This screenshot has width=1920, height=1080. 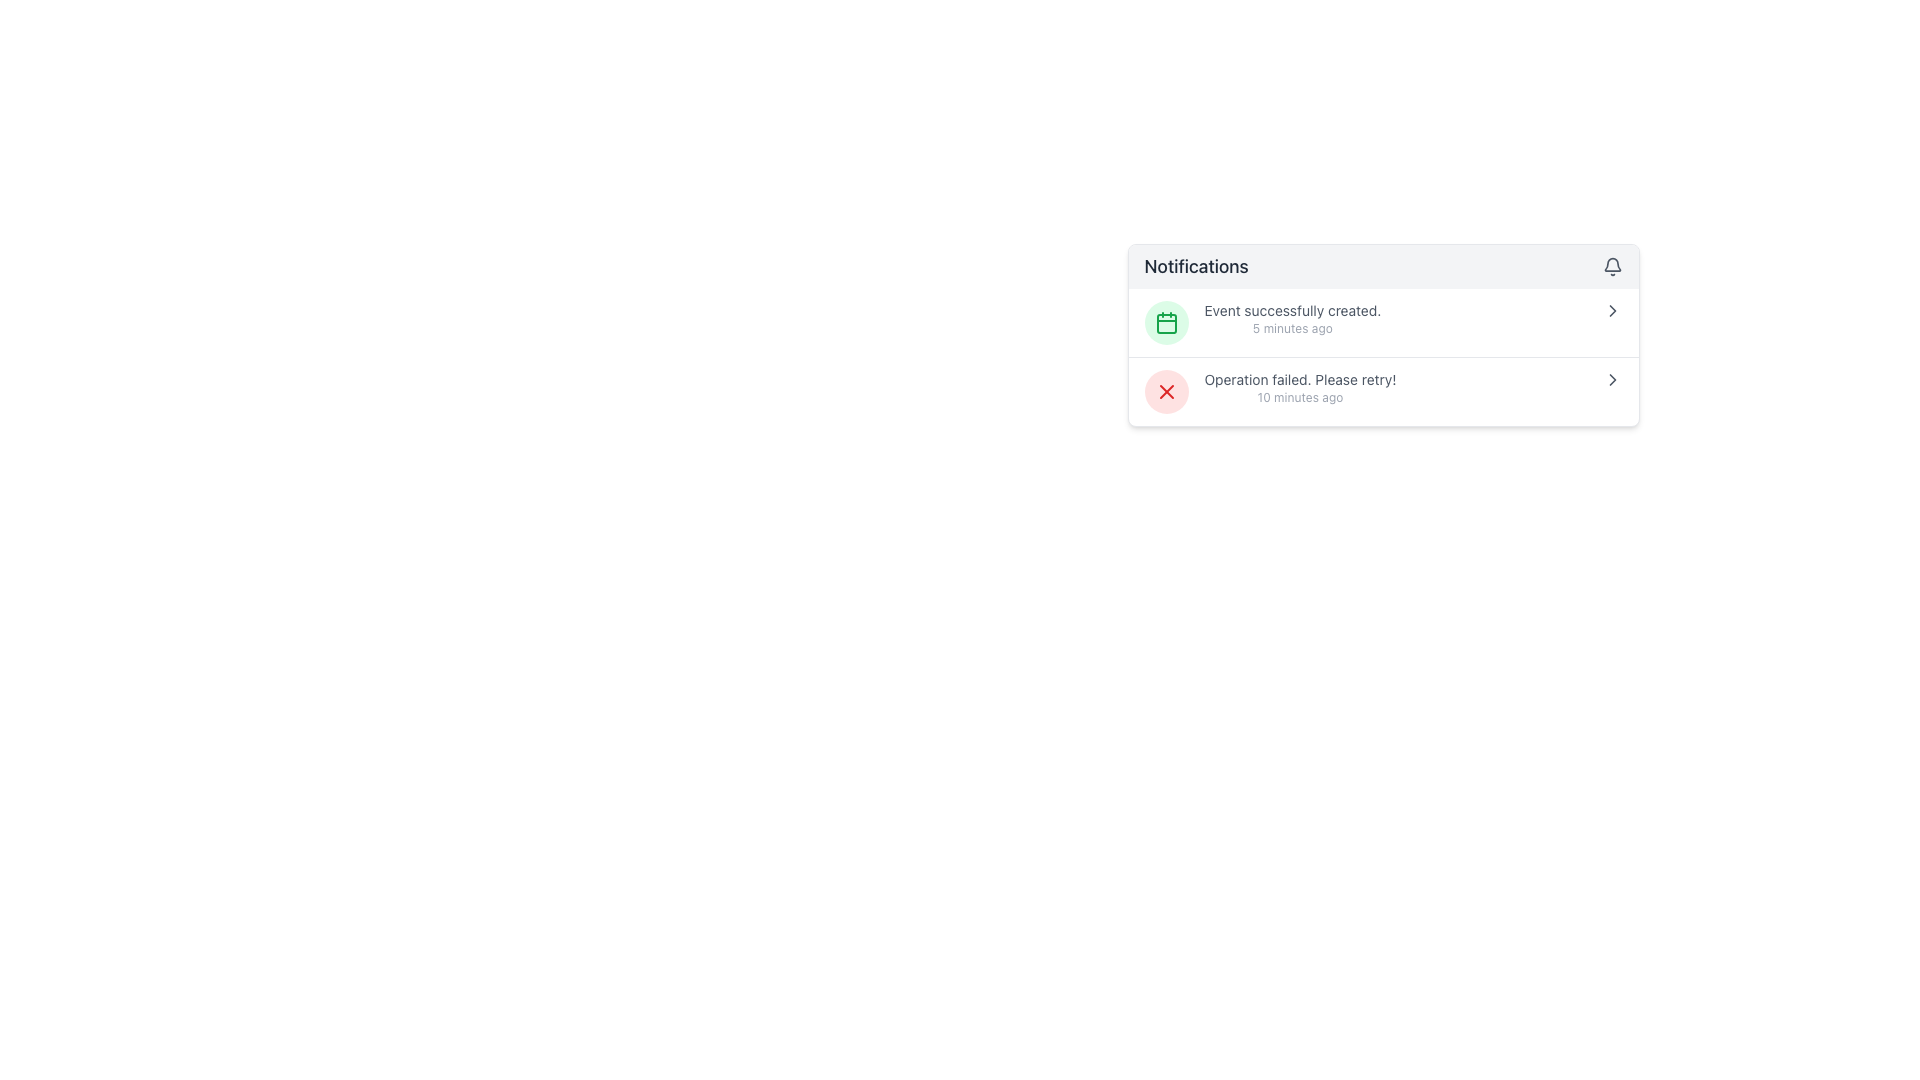 What do you see at coordinates (1292, 318) in the screenshot?
I see `the multiline text element displaying 'Event successfully created.' with the timestamp '5 minutes ago' underneath, located in the notification list` at bounding box center [1292, 318].